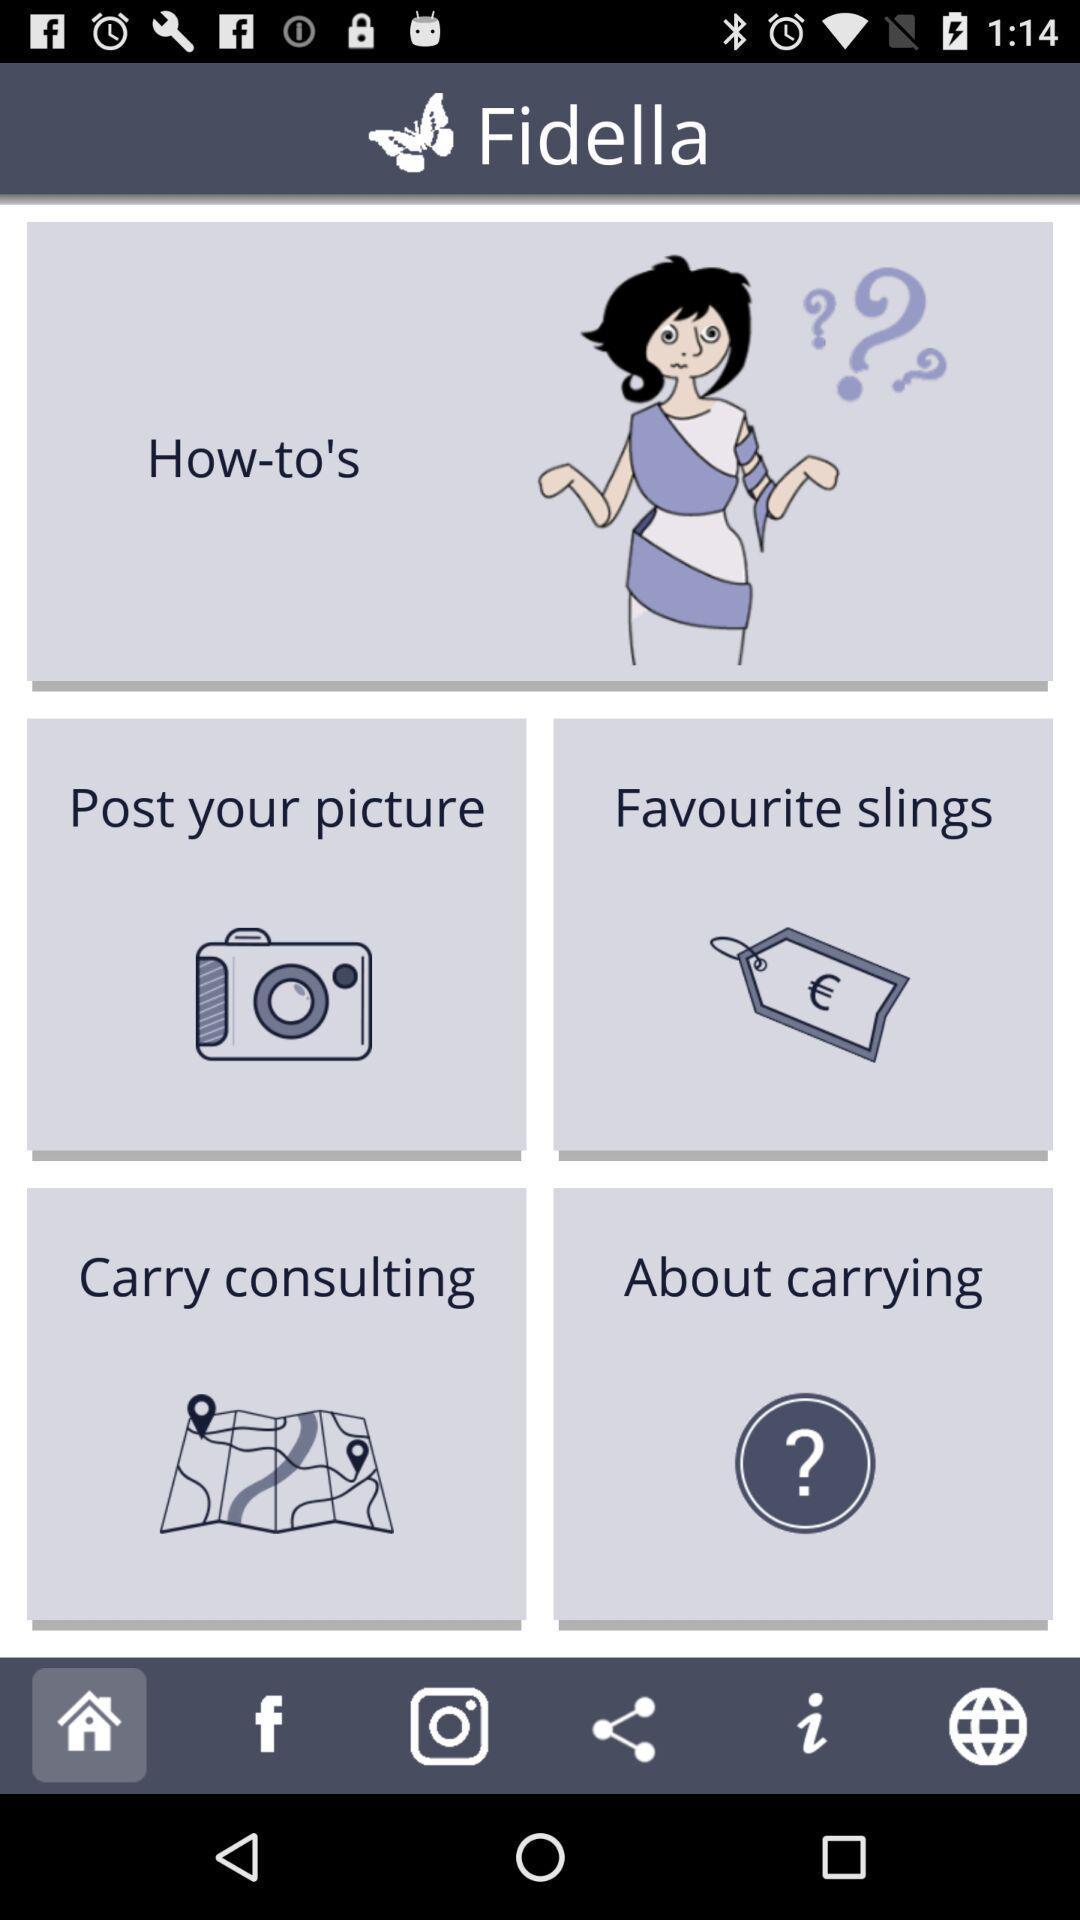  Describe the element at coordinates (88, 1724) in the screenshot. I see `go home` at that location.